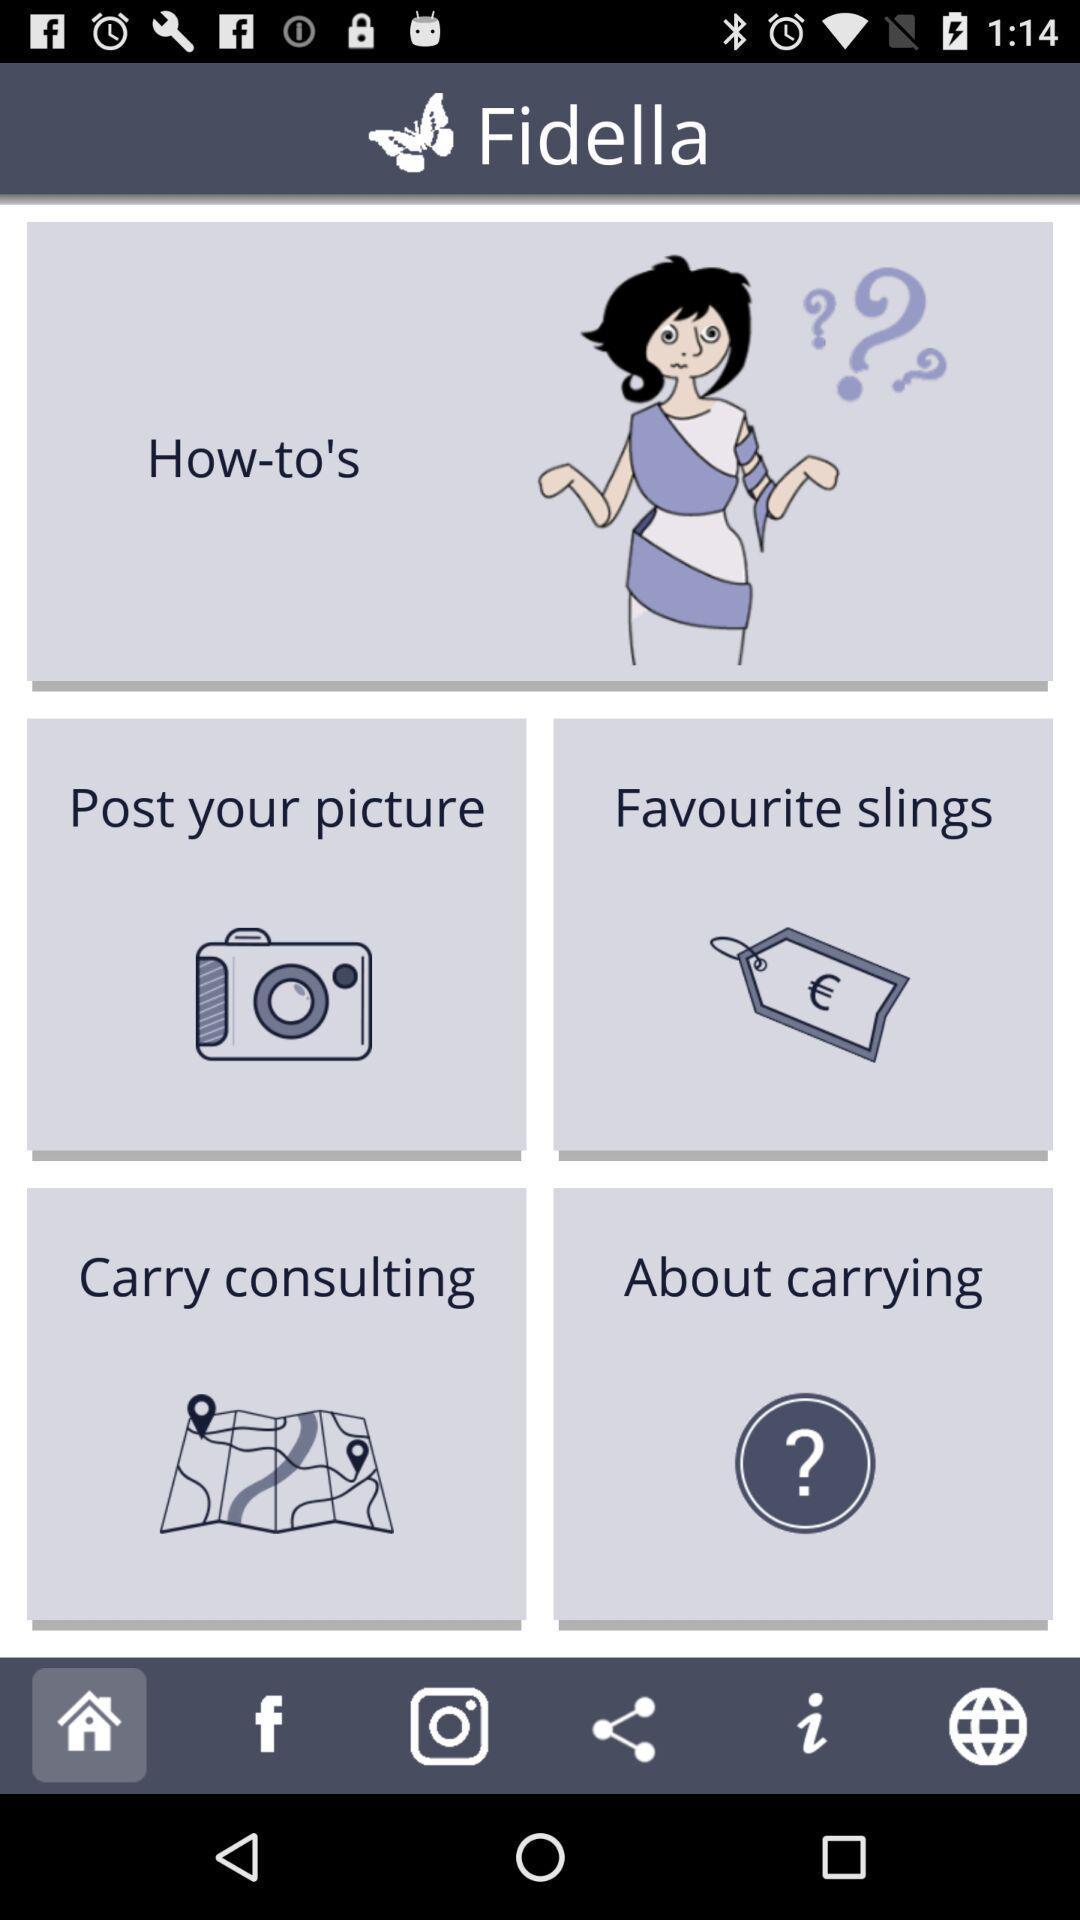  Describe the element at coordinates (88, 1724) in the screenshot. I see `go home` at that location.